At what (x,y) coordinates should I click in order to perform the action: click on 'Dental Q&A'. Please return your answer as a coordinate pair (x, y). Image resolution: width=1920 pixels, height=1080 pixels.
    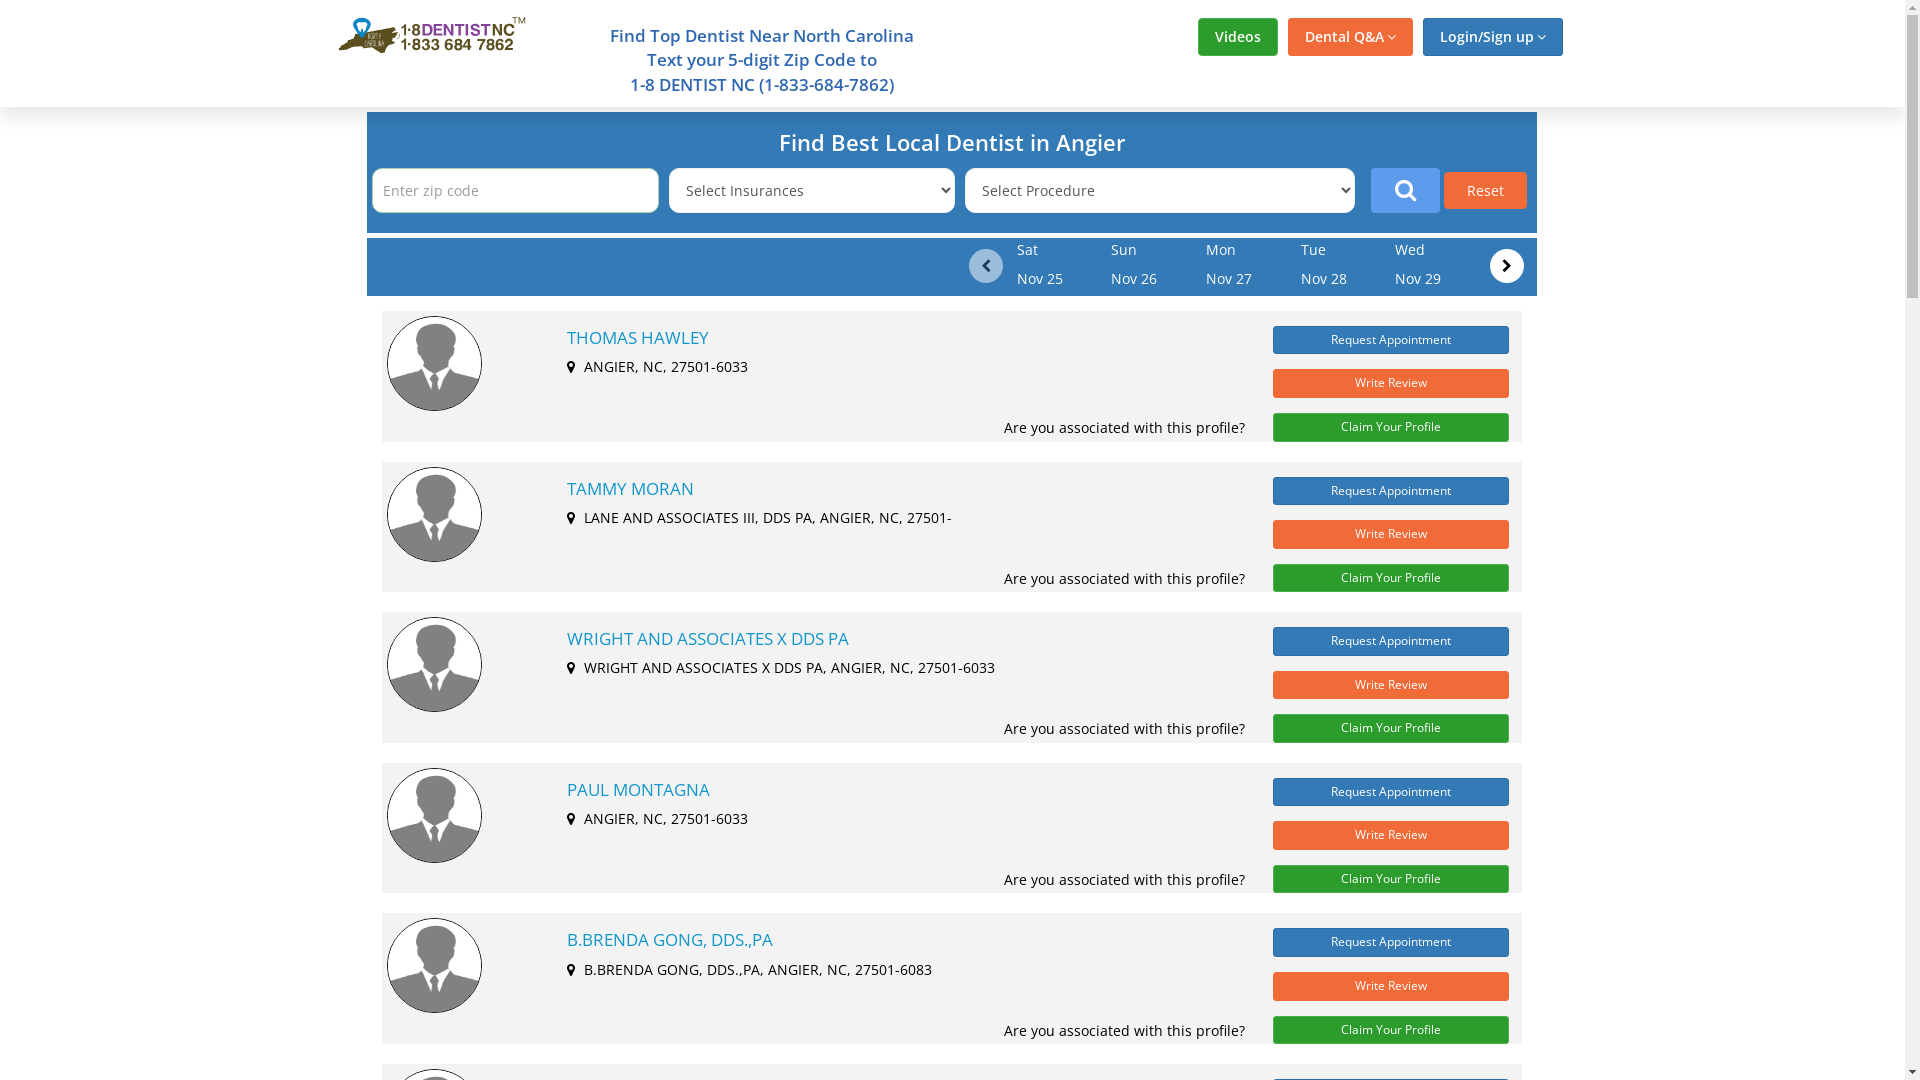
    Looking at the image, I should click on (1350, 37).